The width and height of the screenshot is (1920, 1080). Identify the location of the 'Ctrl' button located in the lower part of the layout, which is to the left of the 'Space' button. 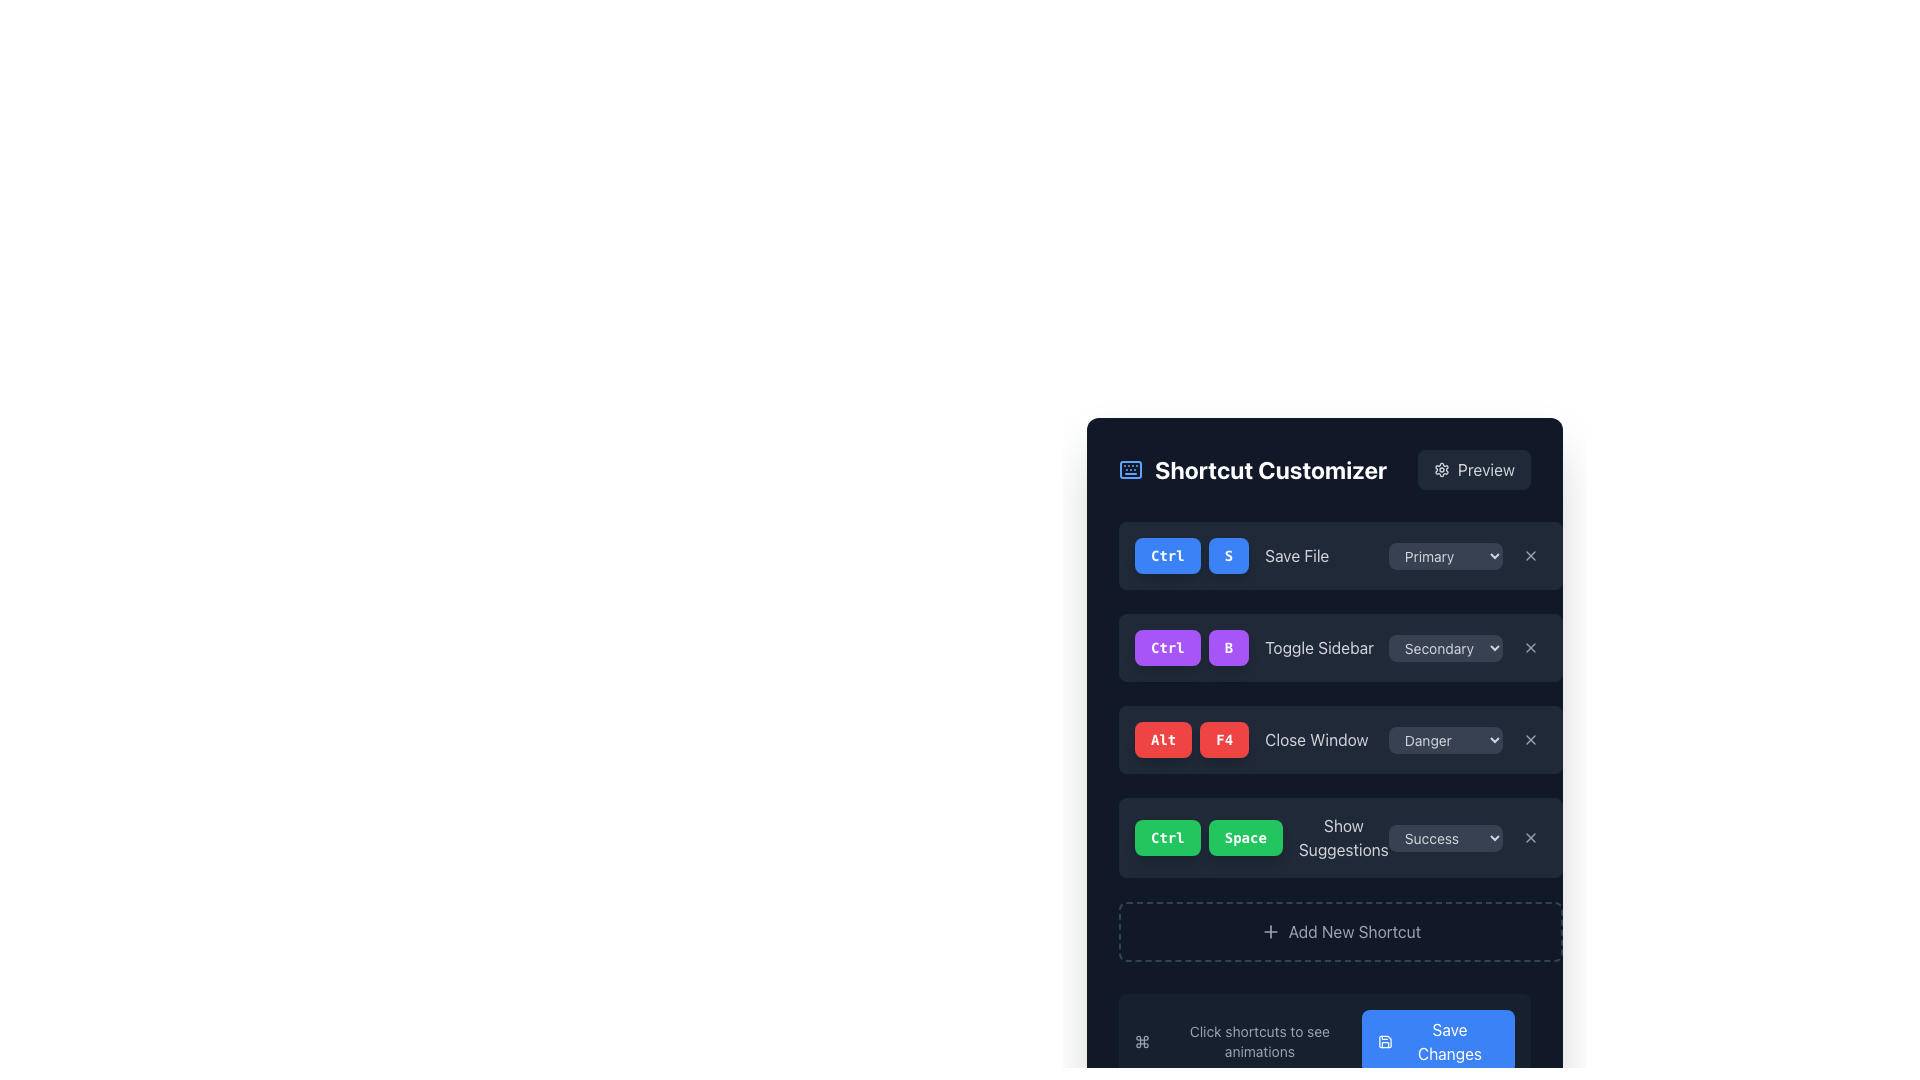
(1167, 837).